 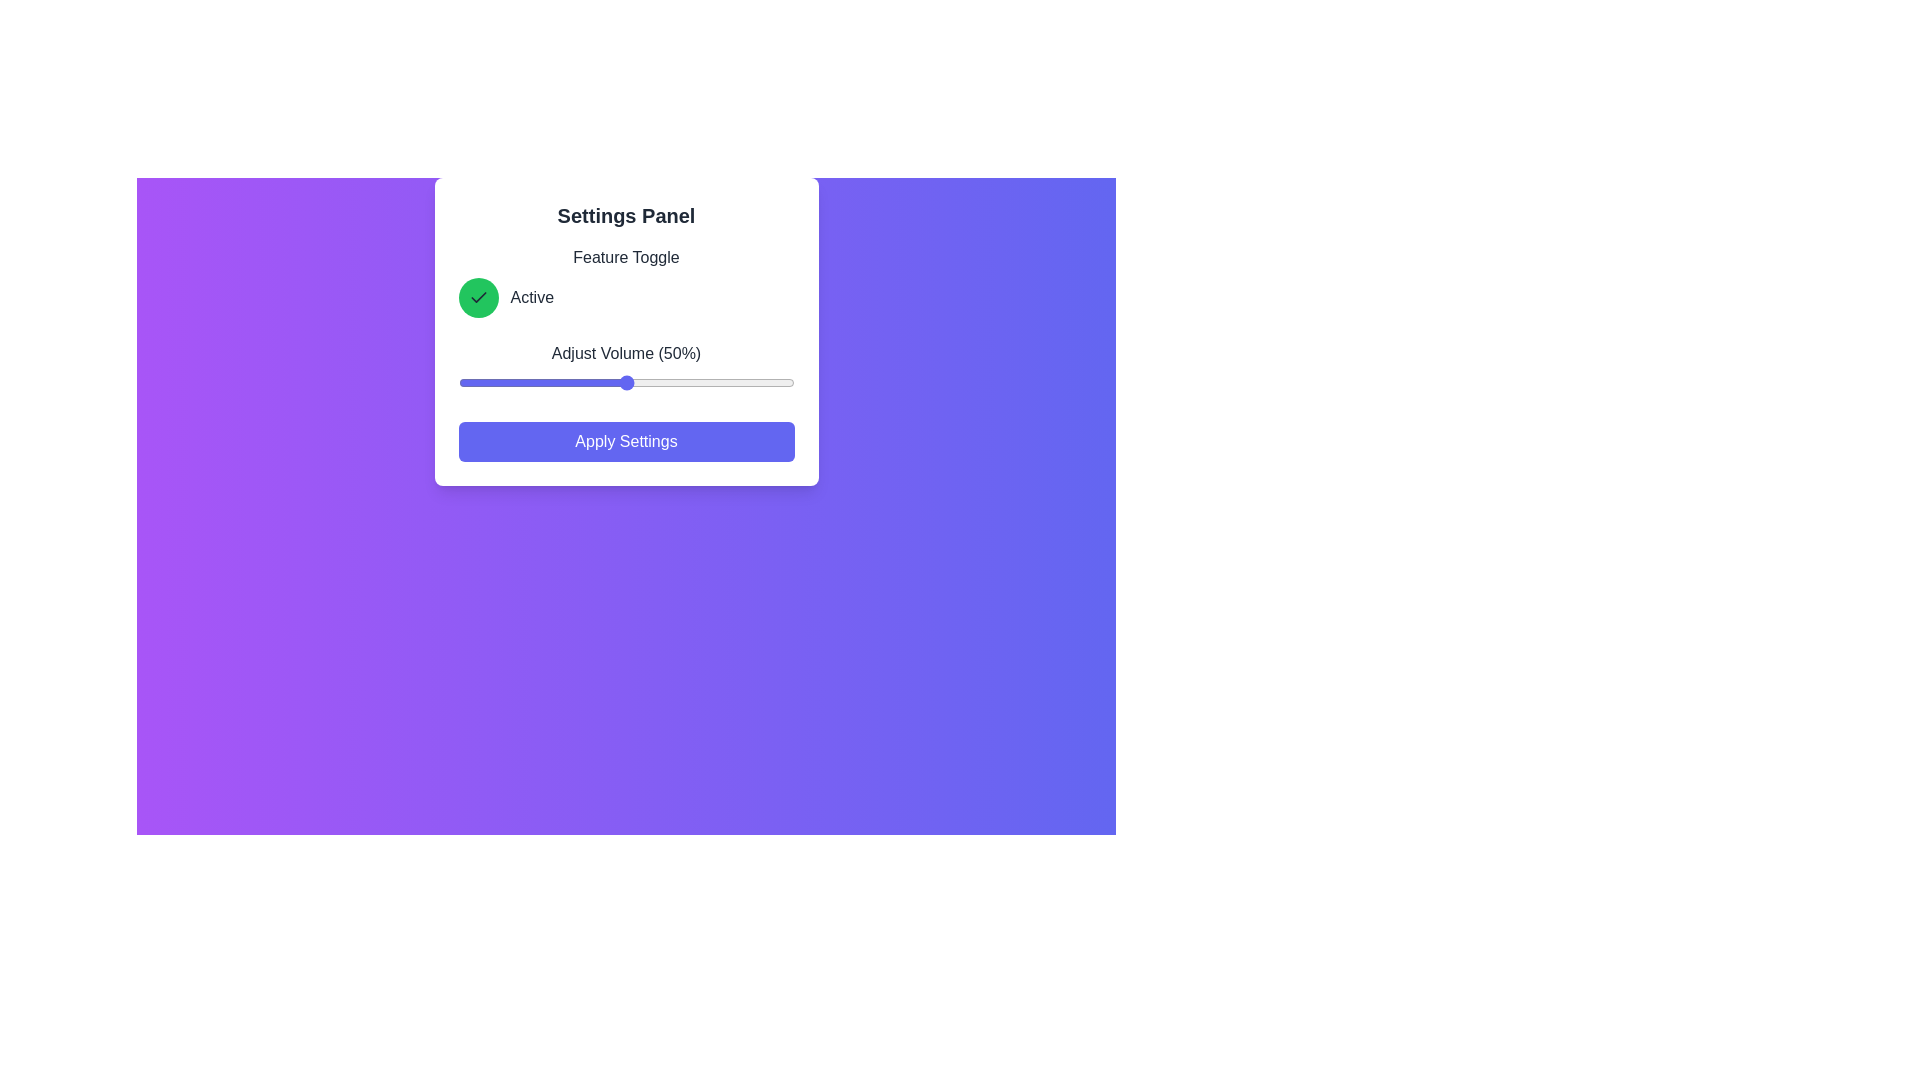 What do you see at coordinates (650, 382) in the screenshot?
I see `the volume` at bounding box center [650, 382].